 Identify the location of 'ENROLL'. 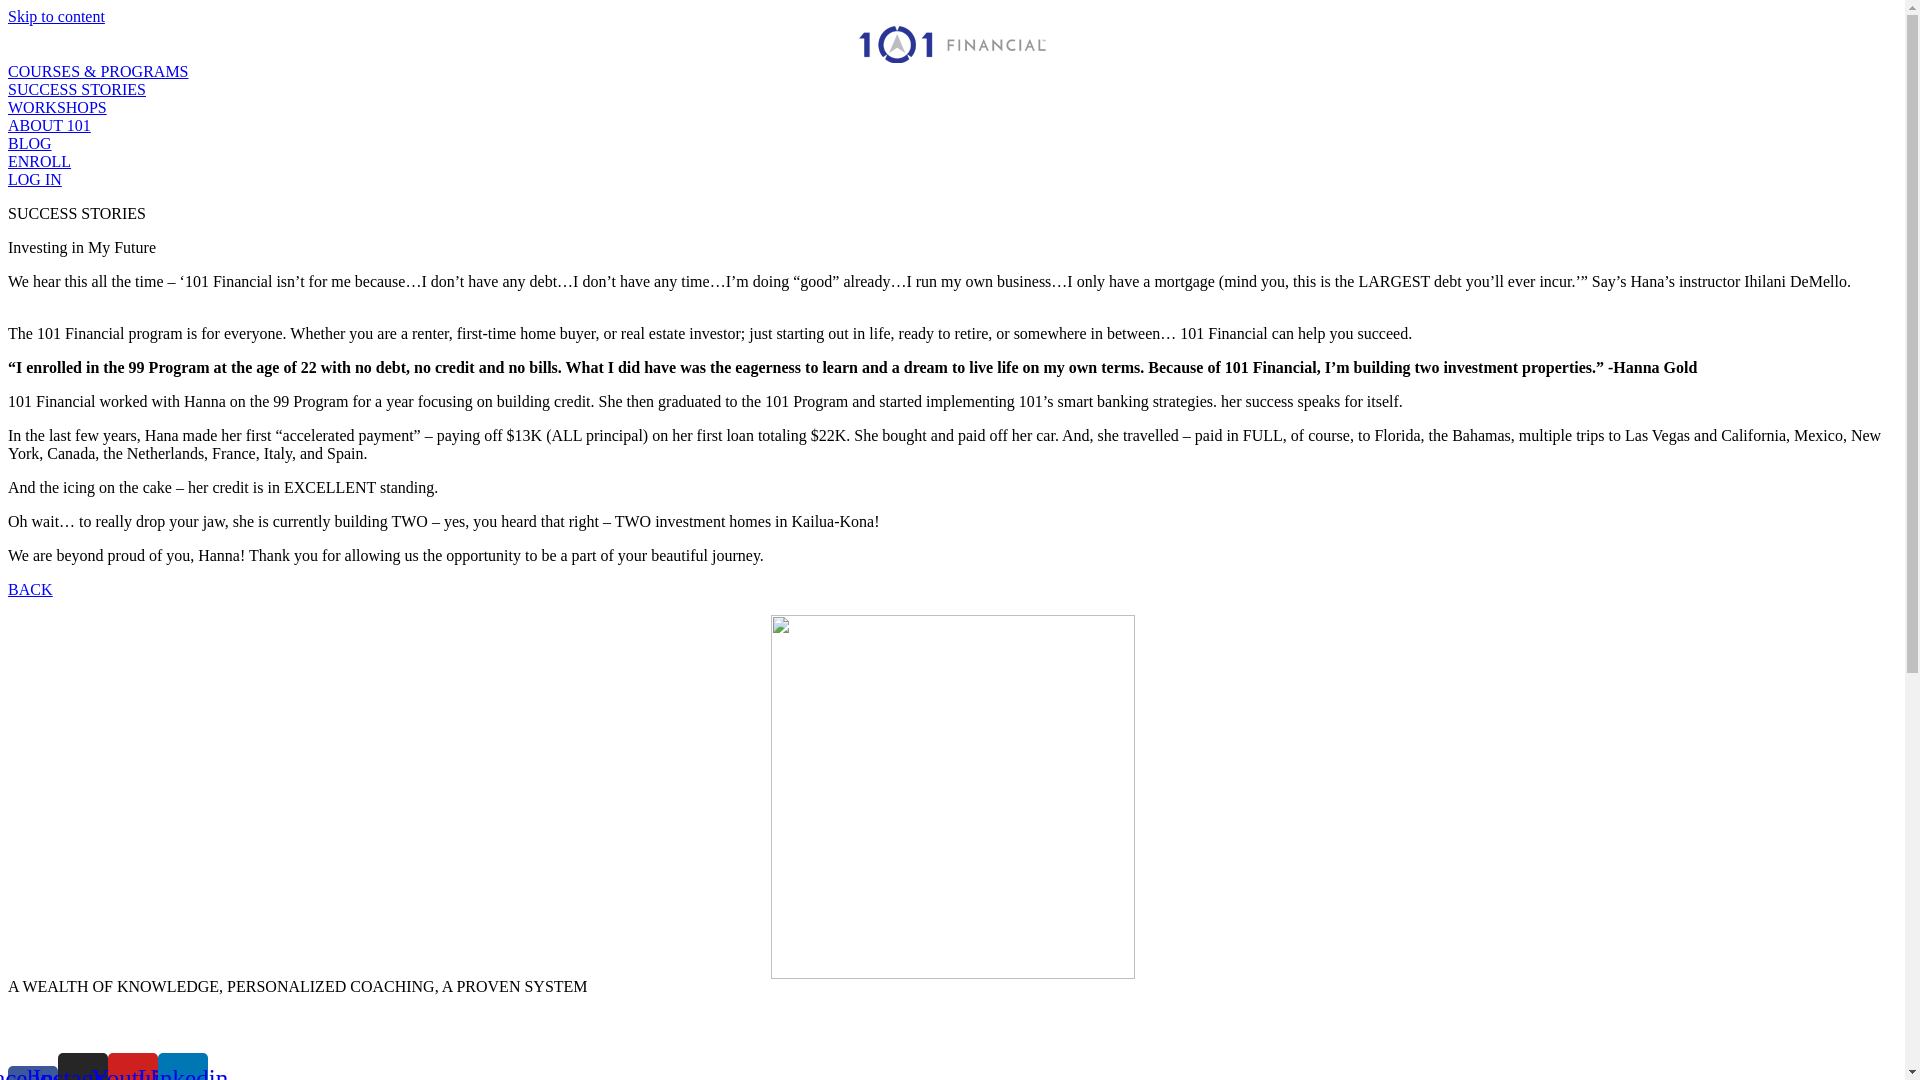
(39, 160).